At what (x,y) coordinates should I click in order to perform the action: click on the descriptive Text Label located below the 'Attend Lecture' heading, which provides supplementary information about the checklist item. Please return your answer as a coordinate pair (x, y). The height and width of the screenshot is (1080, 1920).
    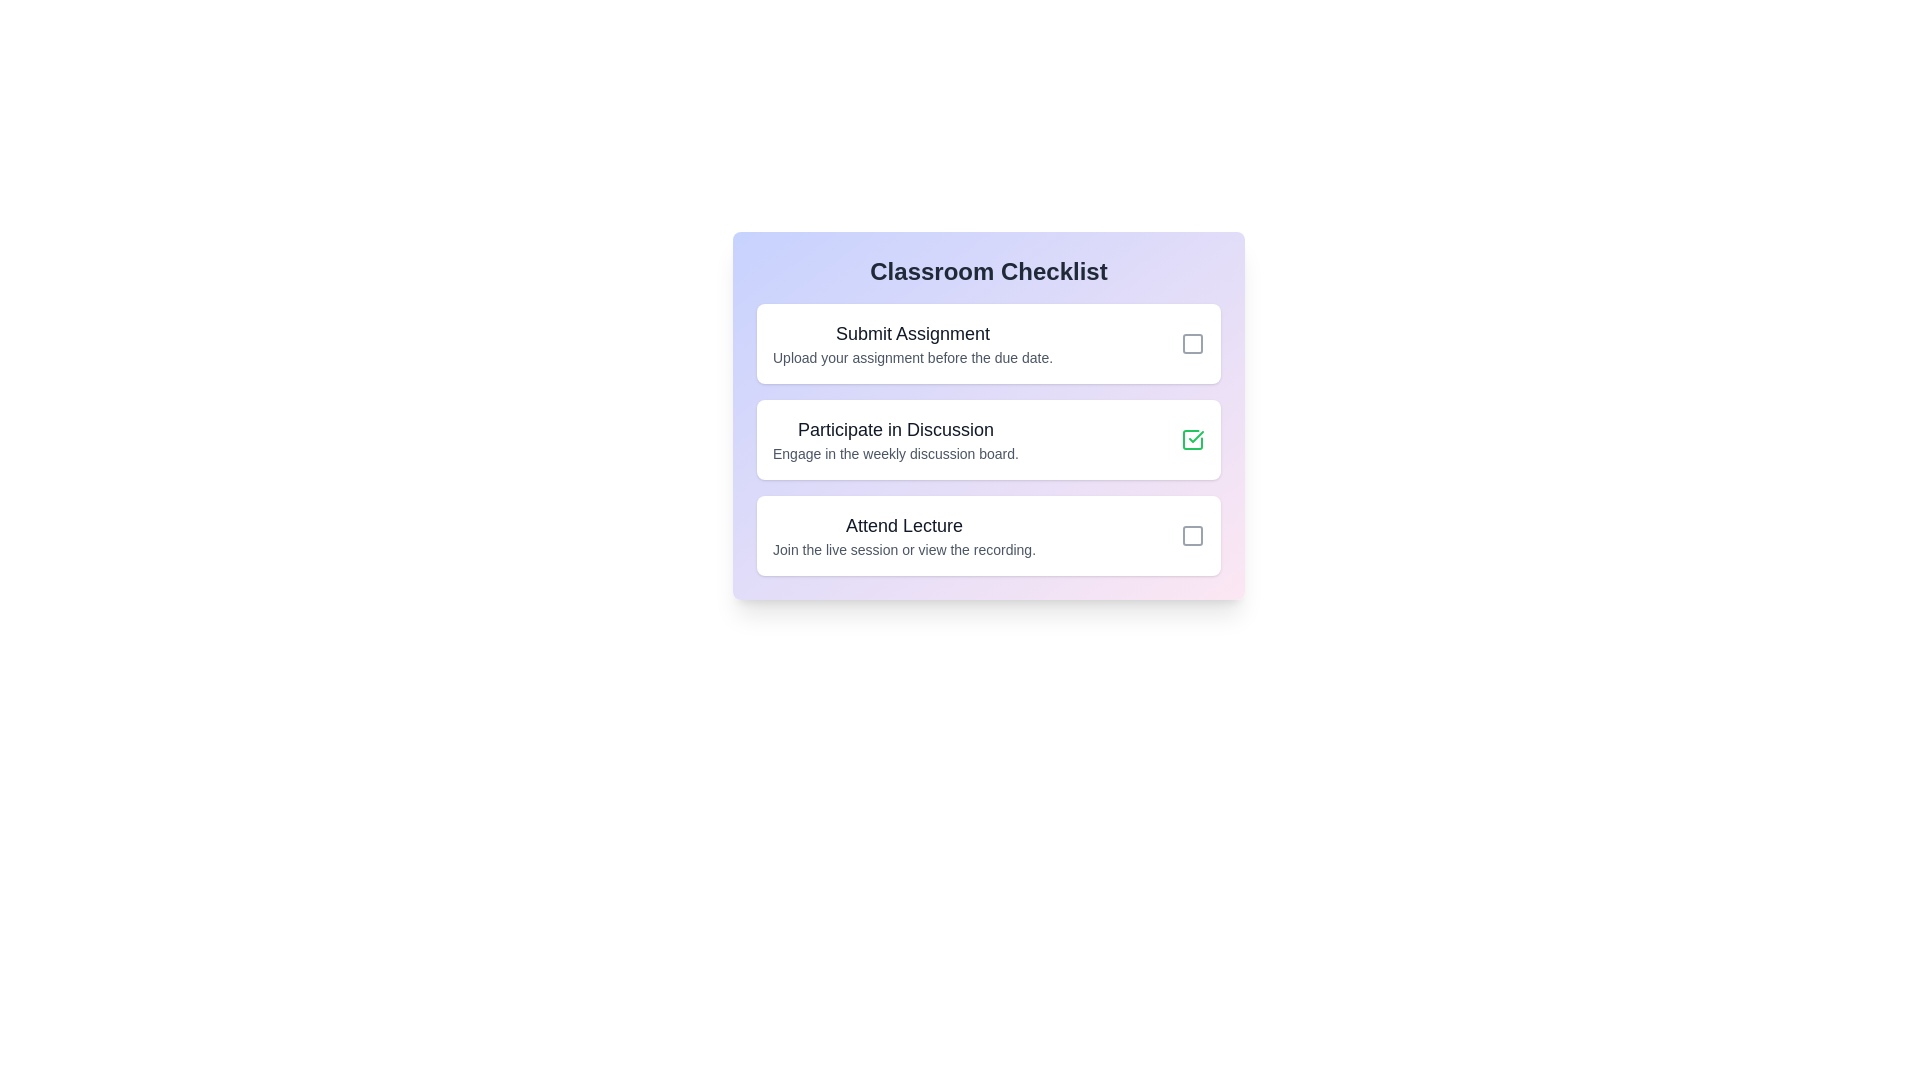
    Looking at the image, I should click on (903, 550).